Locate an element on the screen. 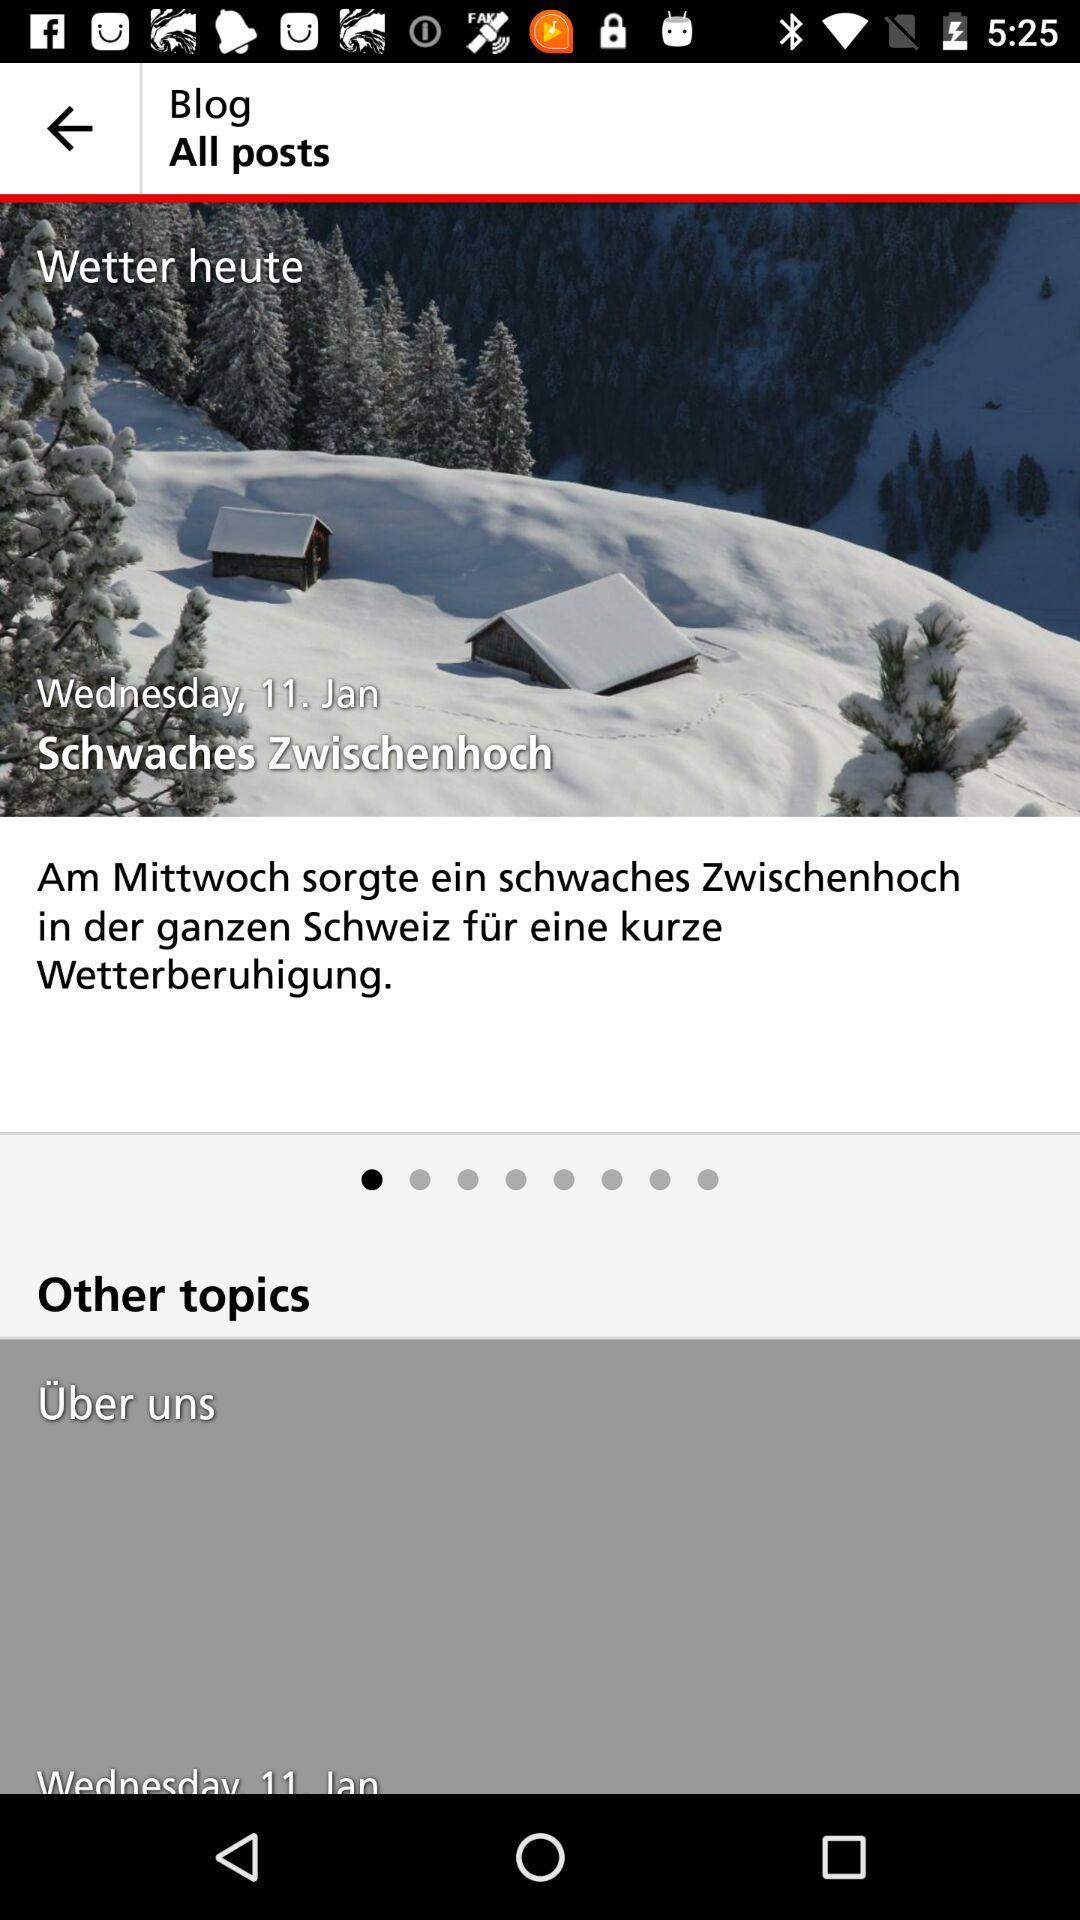 This screenshot has width=1080, height=1920. wetter heute icon is located at coordinates (558, 265).